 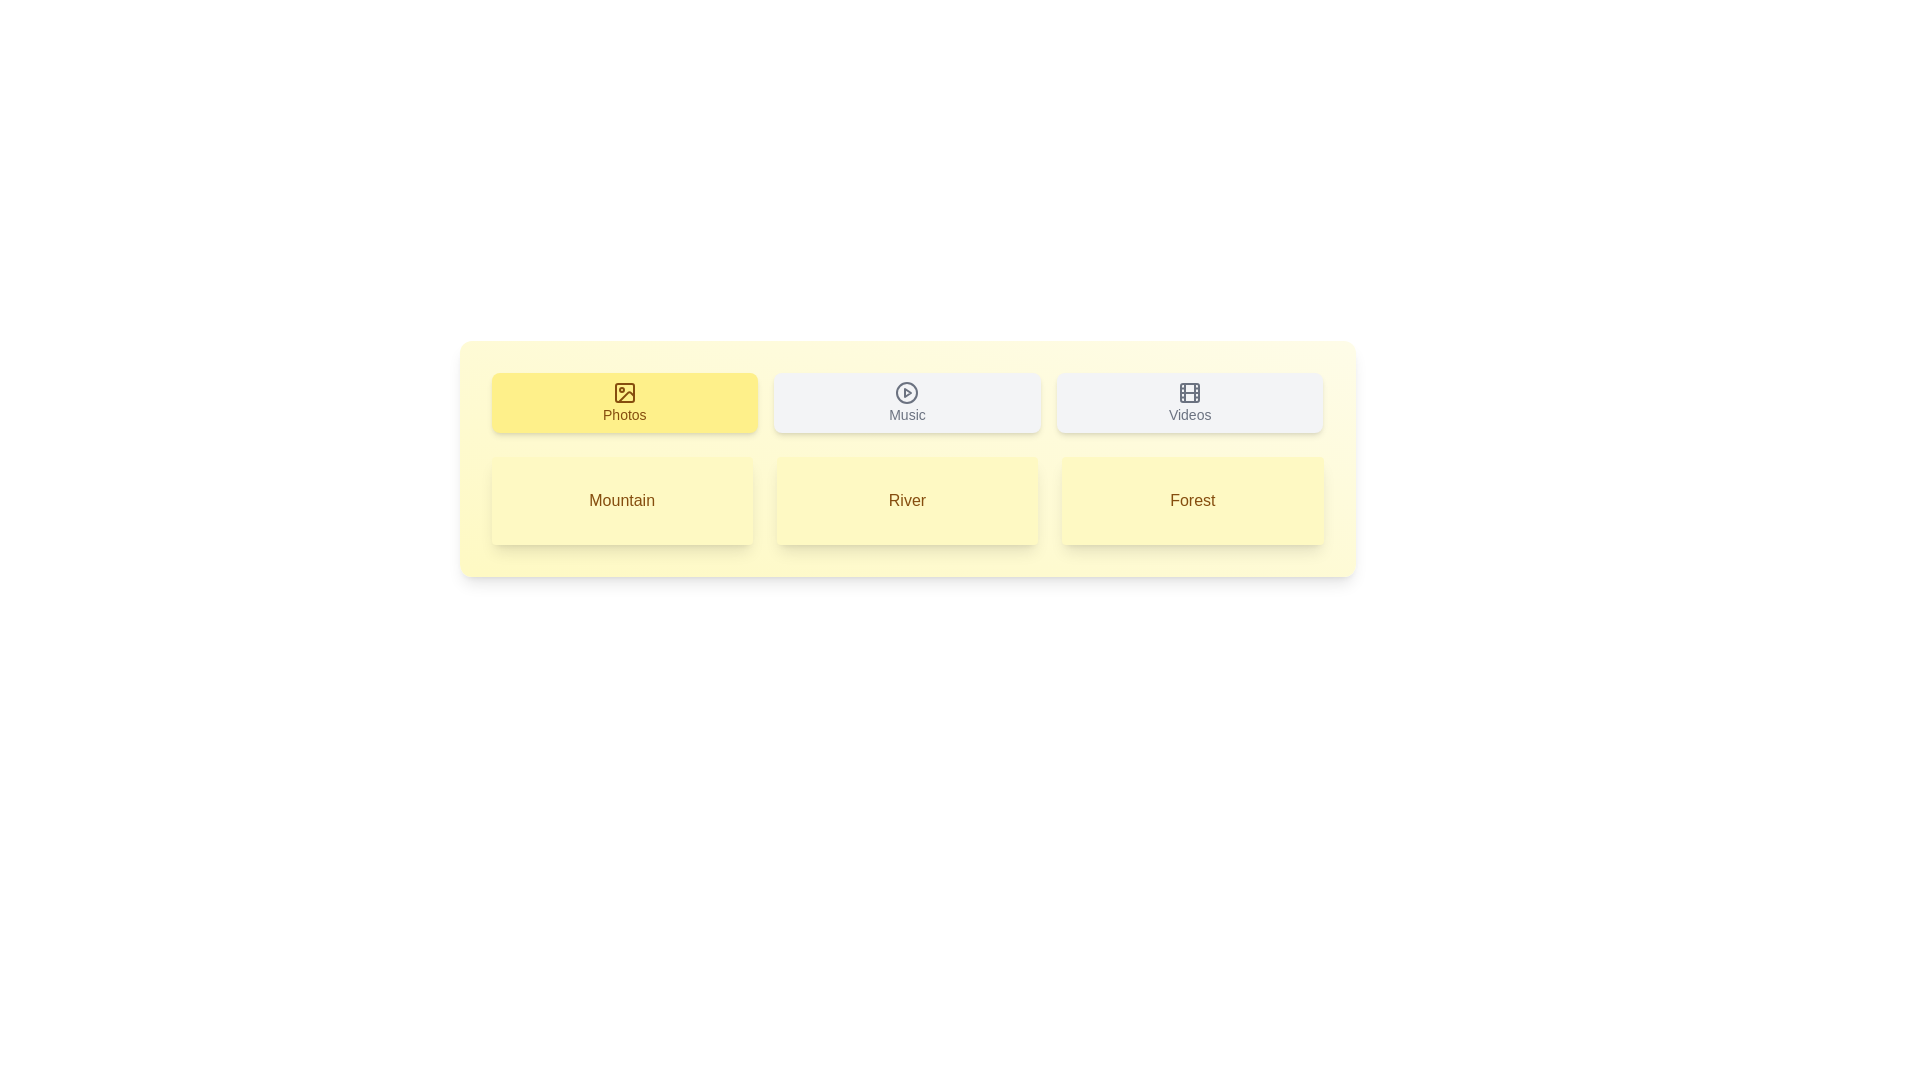 I want to click on the tab or list item labeled Mountain, so click(x=621, y=500).